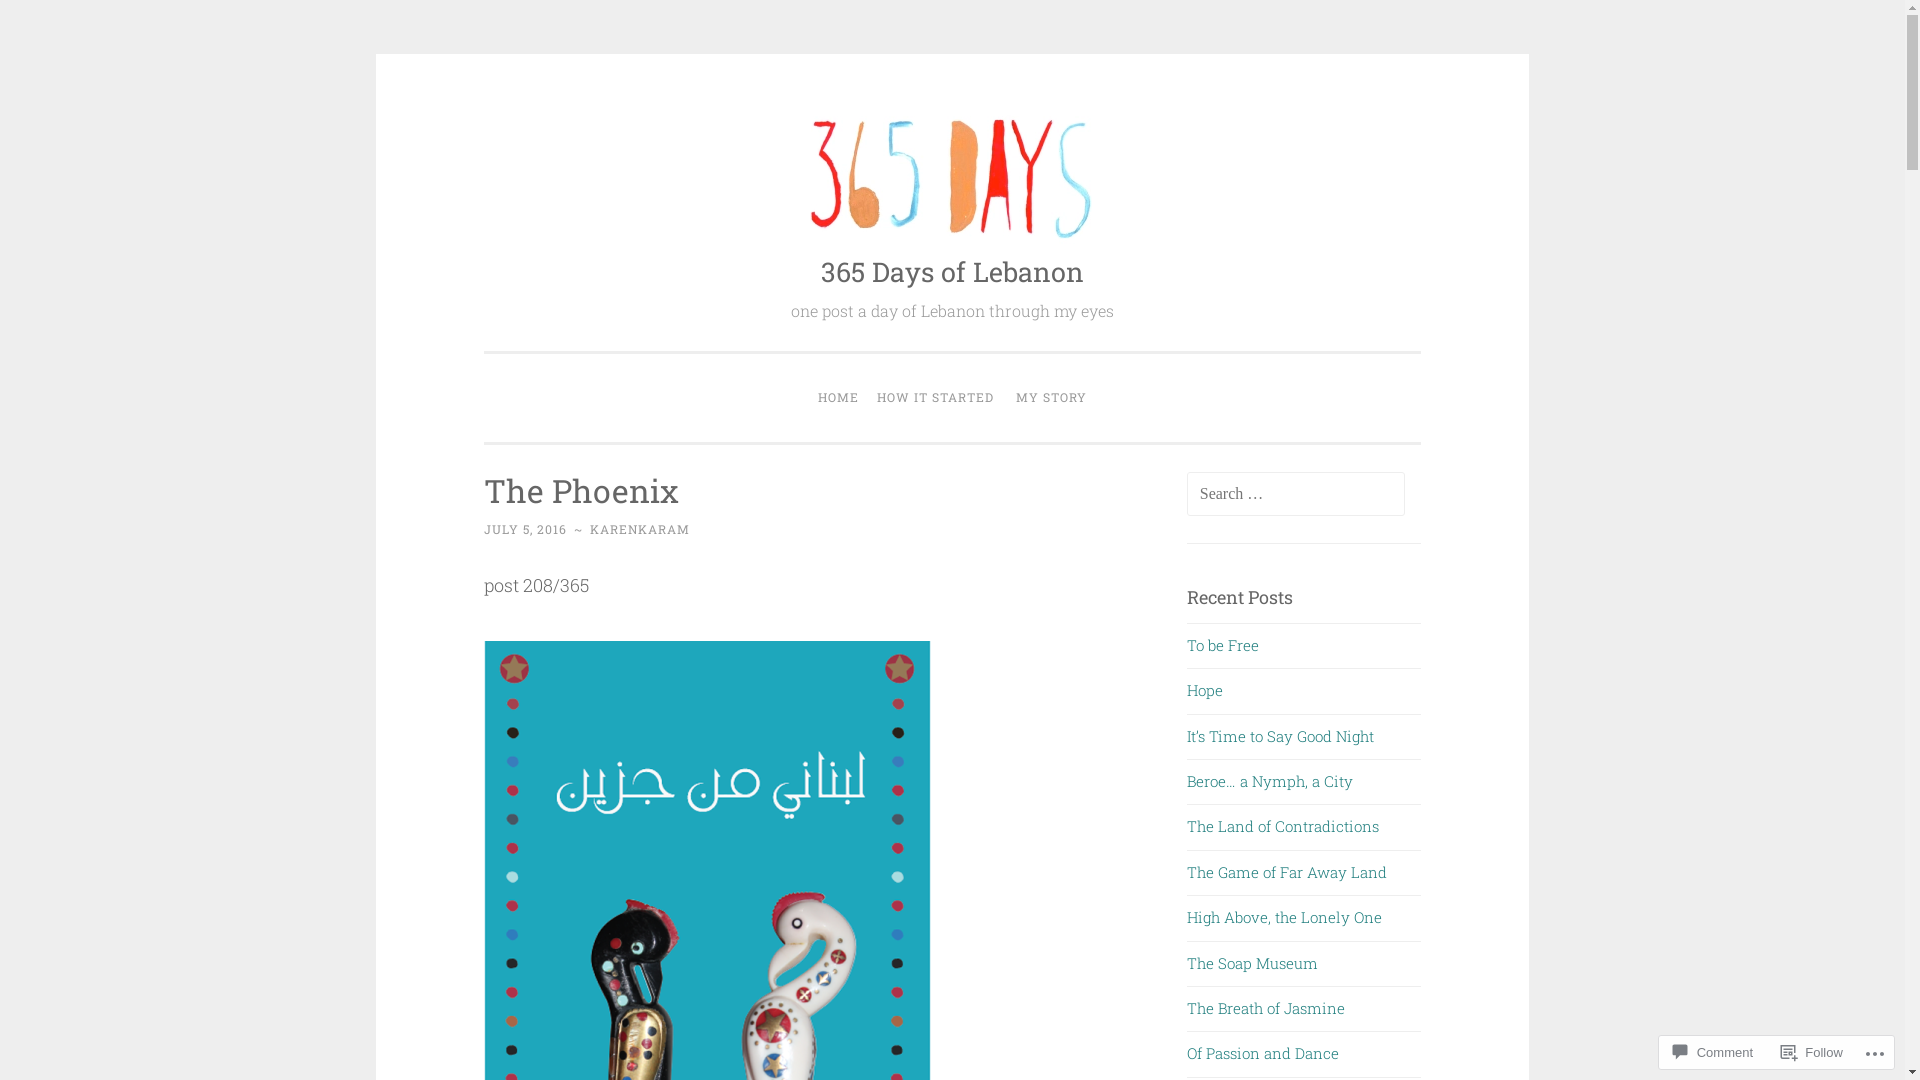 The height and width of the screenshot is (1080, 1920). I want to click on 'HOW IT STARTED', so click(934, 397).